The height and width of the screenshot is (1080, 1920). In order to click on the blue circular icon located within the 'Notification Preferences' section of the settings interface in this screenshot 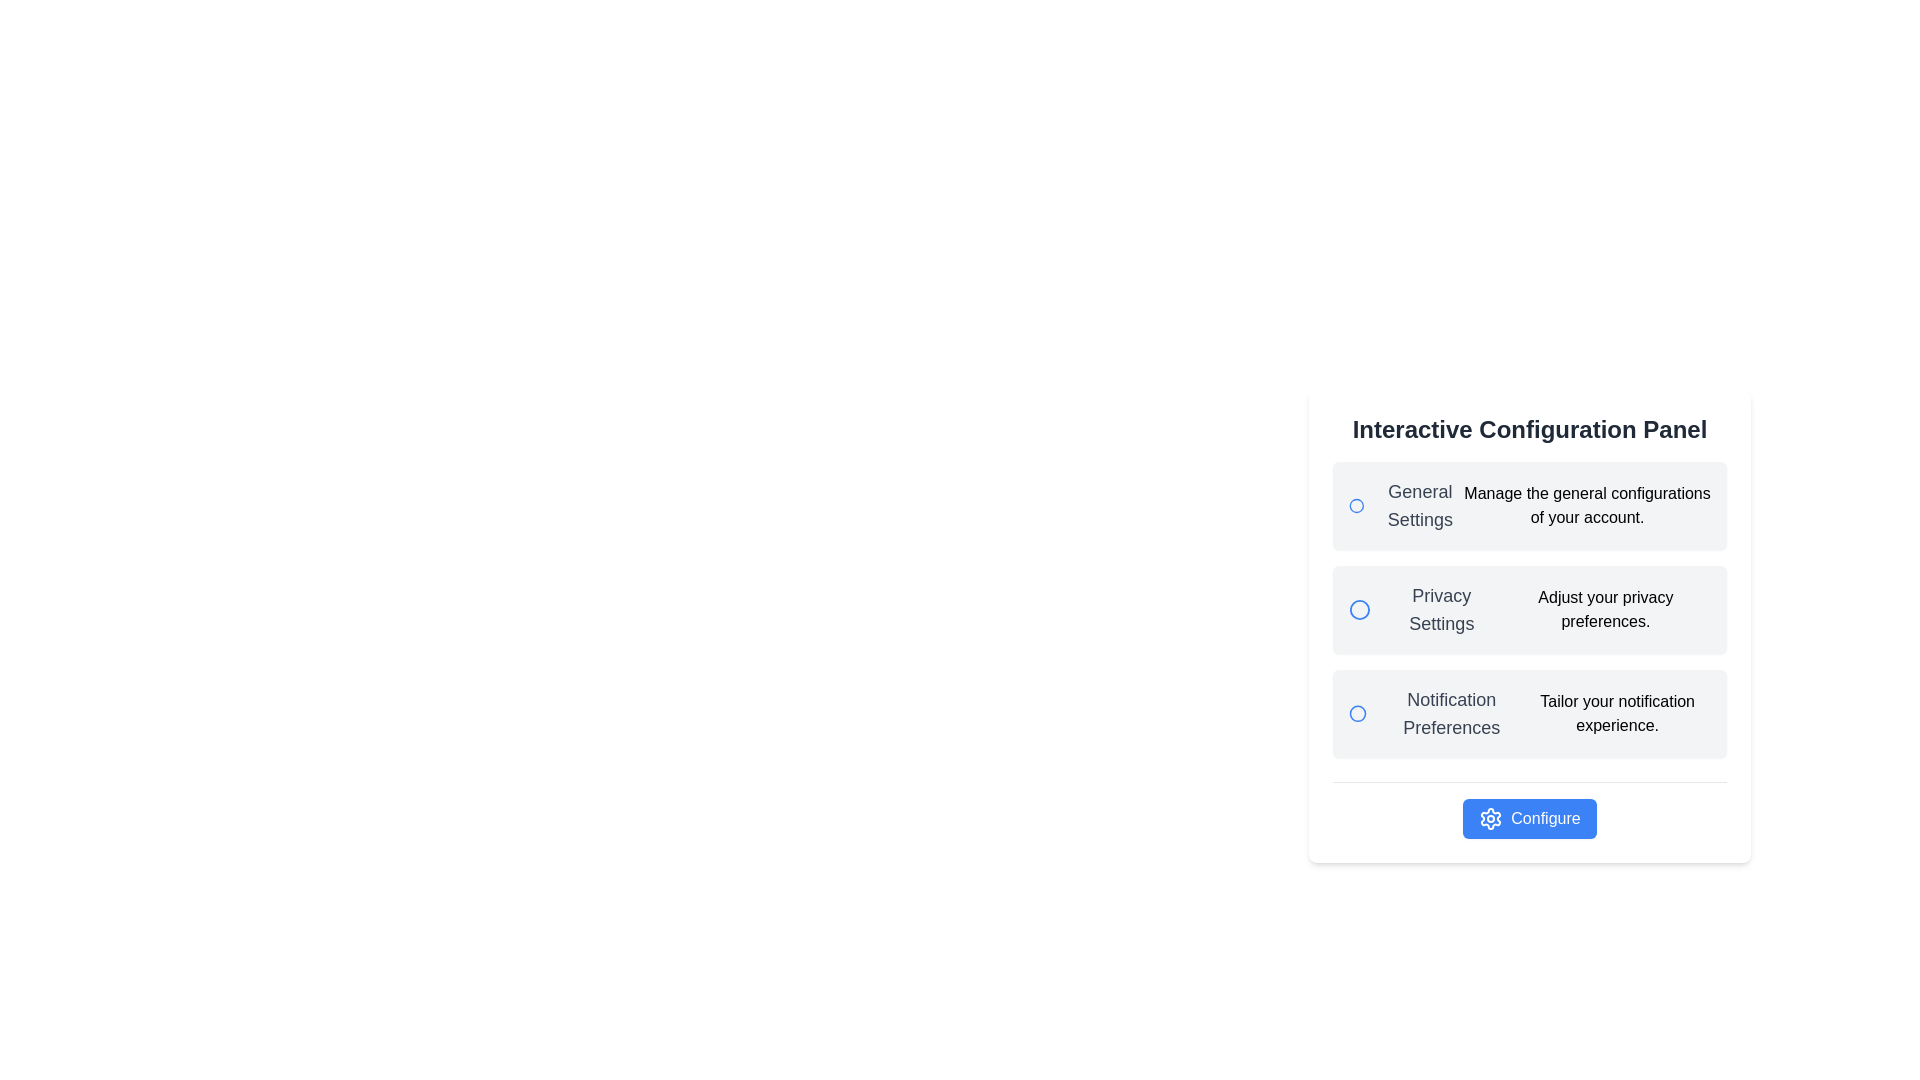, I will do `click(1358, 712)`.